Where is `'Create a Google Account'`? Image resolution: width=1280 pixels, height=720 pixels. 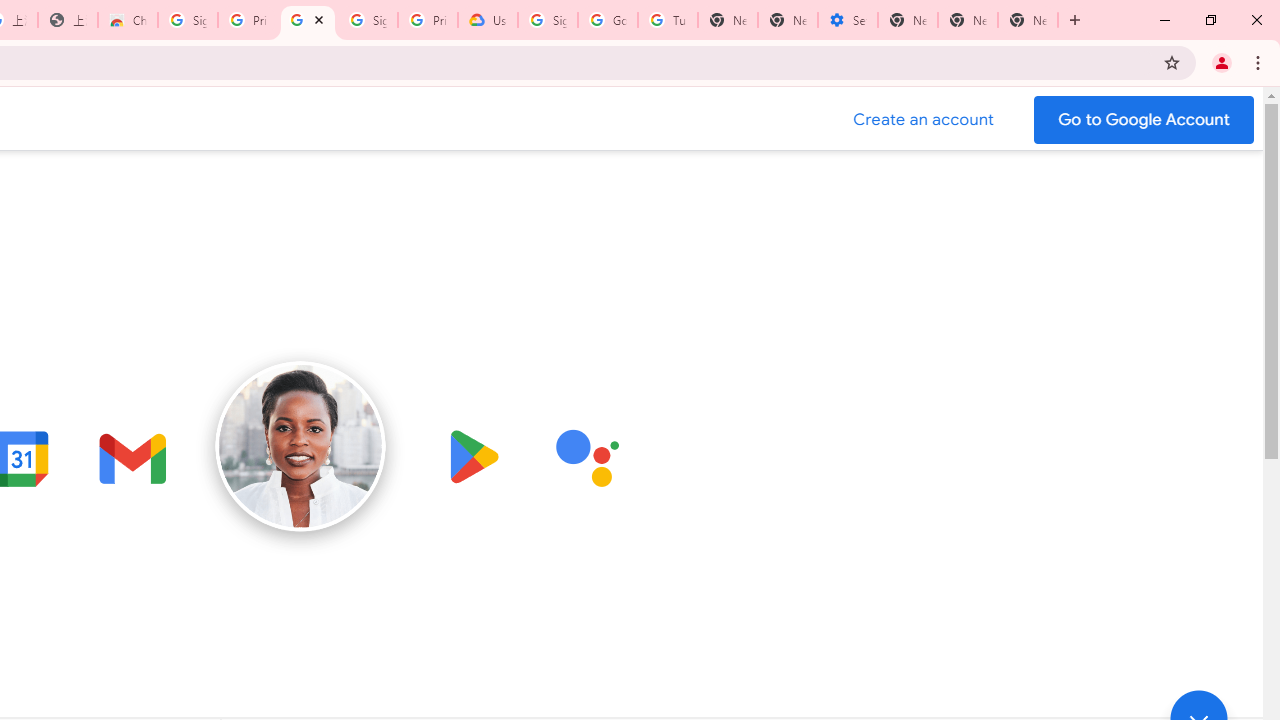 'Create a Google Account' is located at coordinates (923, 119).